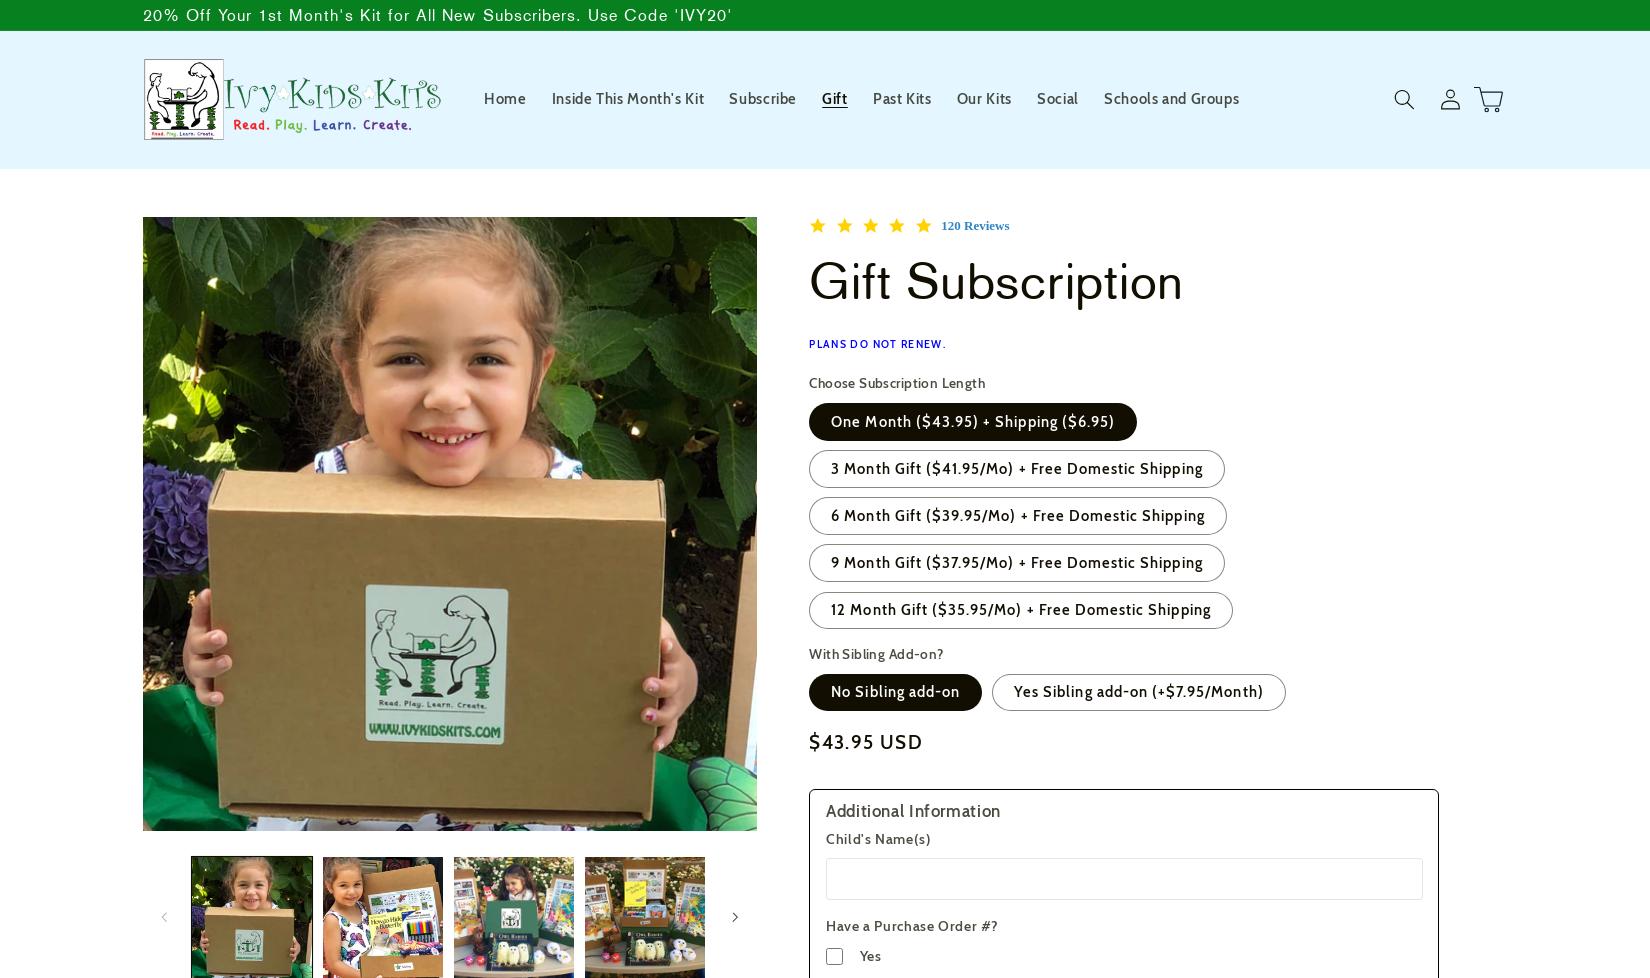 This screenshot has width=1650, height=978. I want to click on 'Gift Subscription', so click(996, 279).